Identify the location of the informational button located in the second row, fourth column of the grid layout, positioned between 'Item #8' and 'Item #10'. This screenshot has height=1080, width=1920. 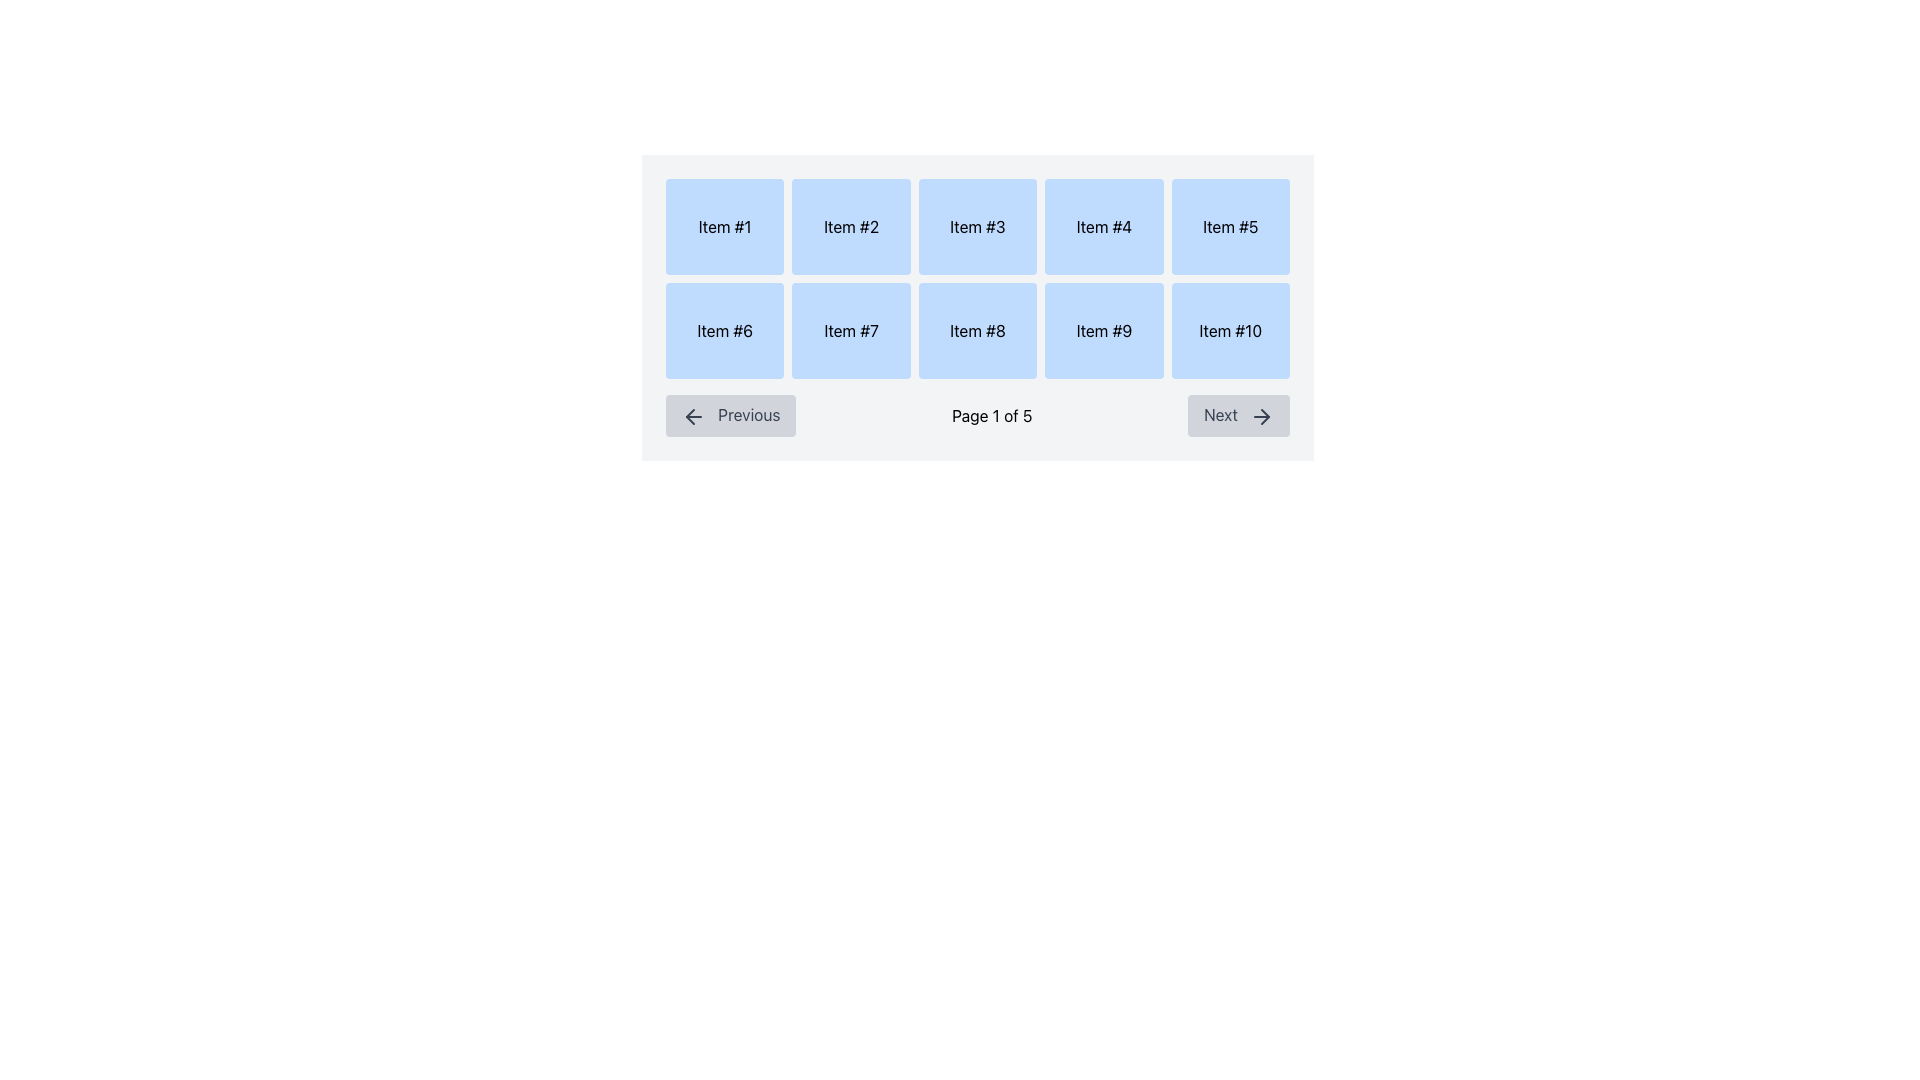
(1103, 330).